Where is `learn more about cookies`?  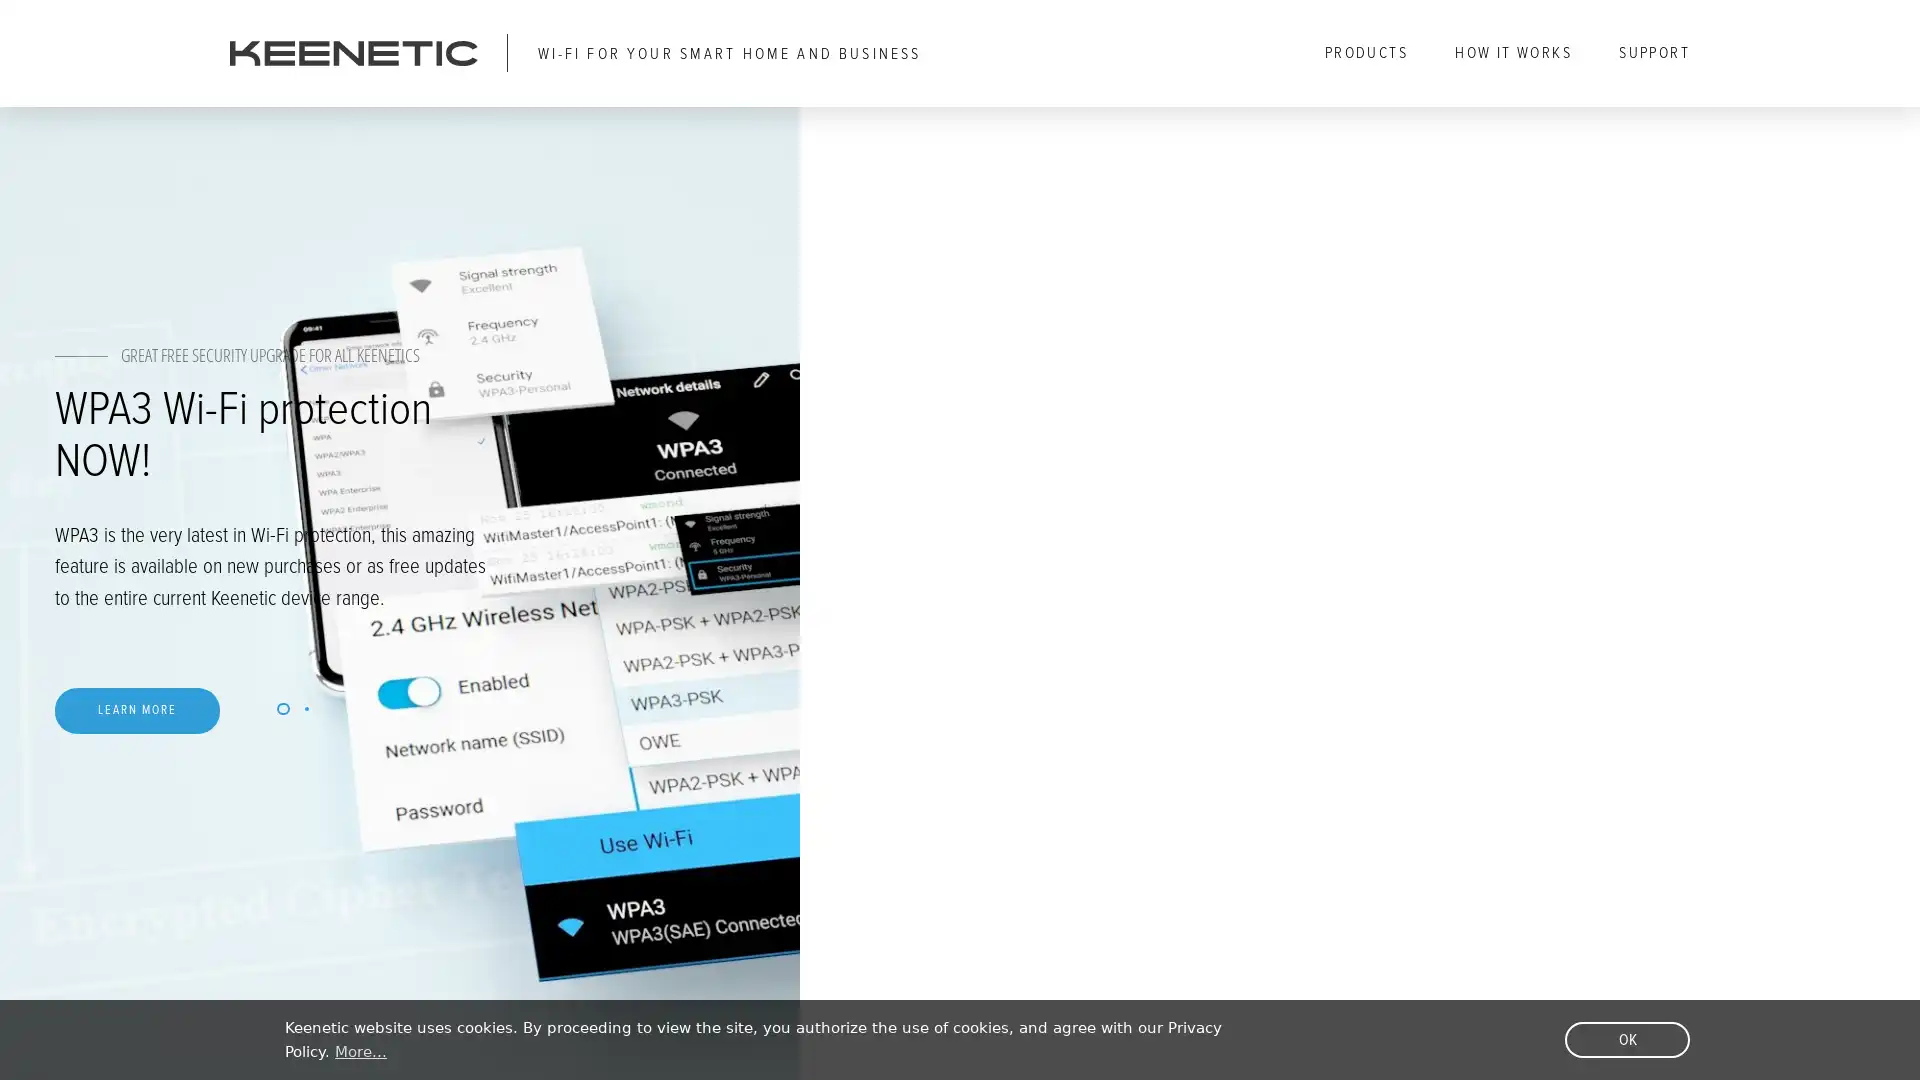
learn more about cookies is located at coordinates (360, 1051).